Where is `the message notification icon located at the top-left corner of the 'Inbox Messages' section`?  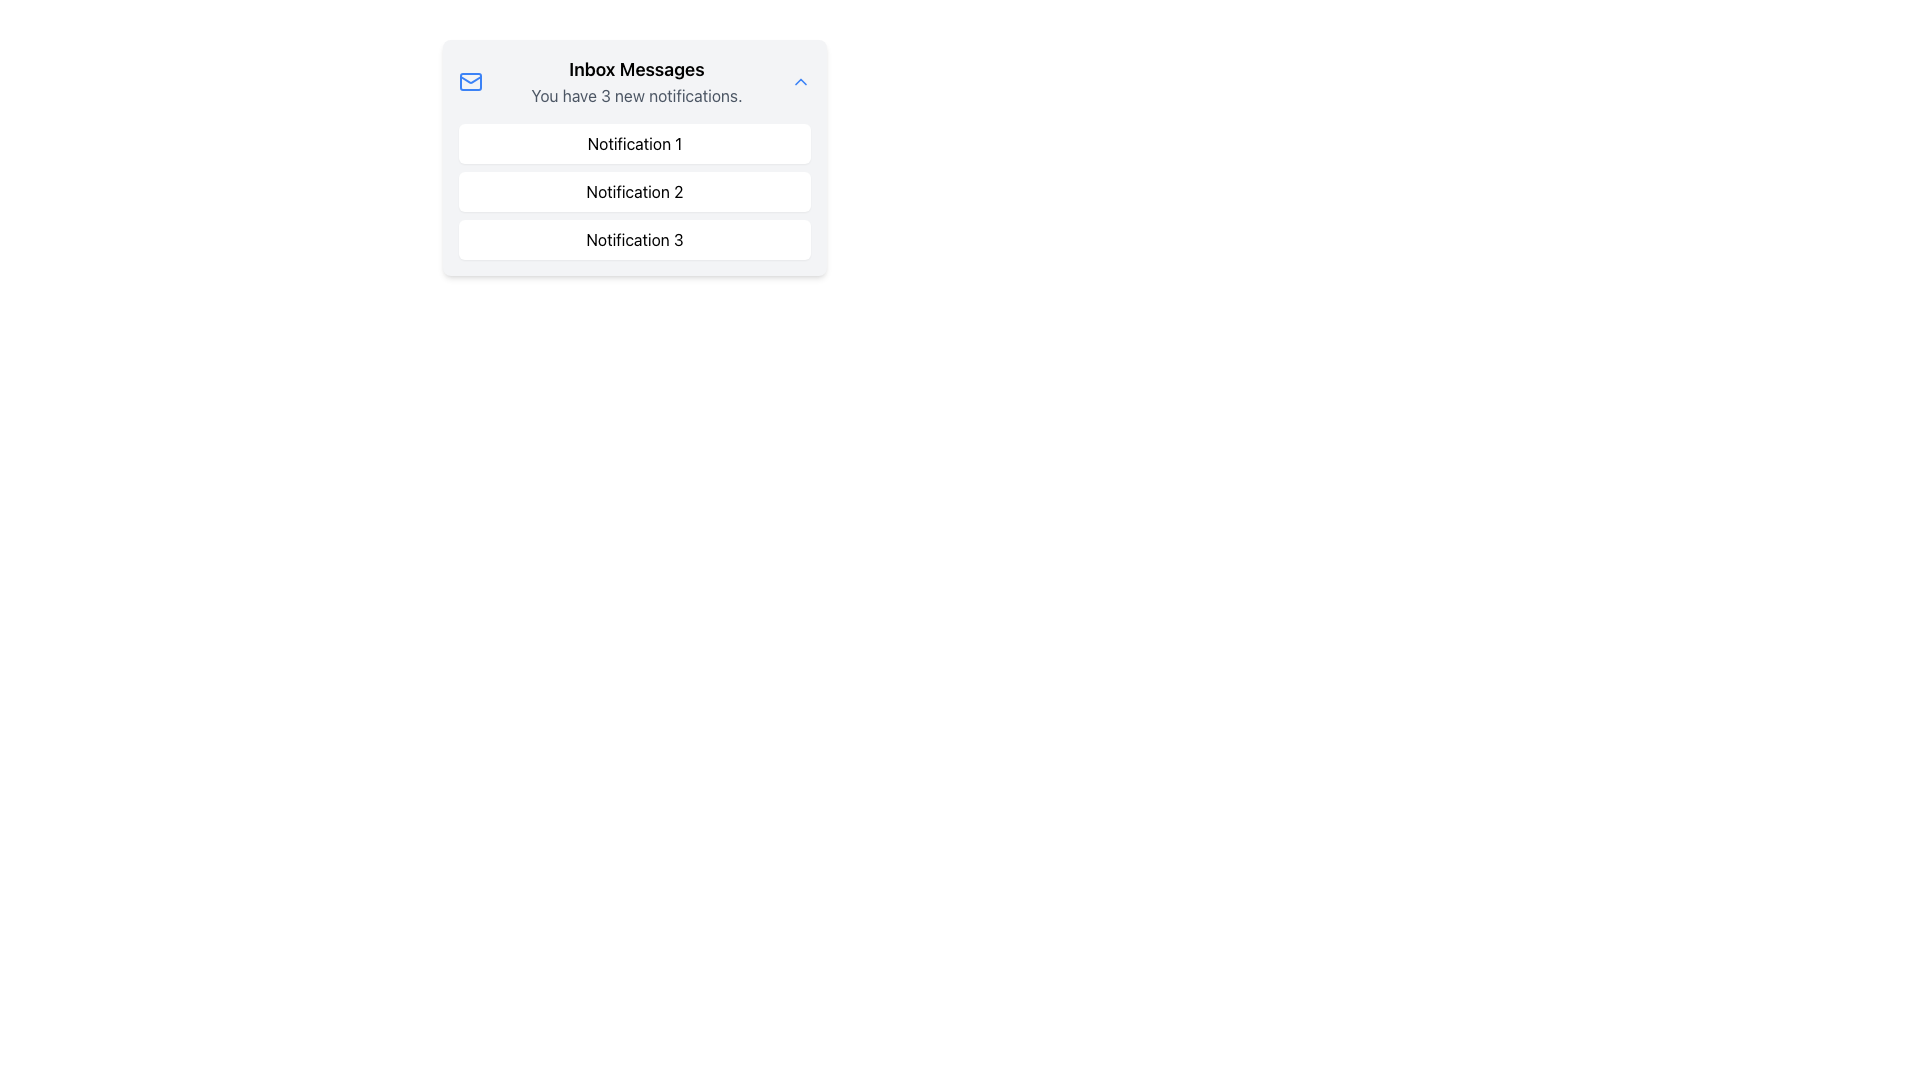
the message notification icon located at the top-left corner of the 'Inbox Messages' section is located at coordinates (469, 80).